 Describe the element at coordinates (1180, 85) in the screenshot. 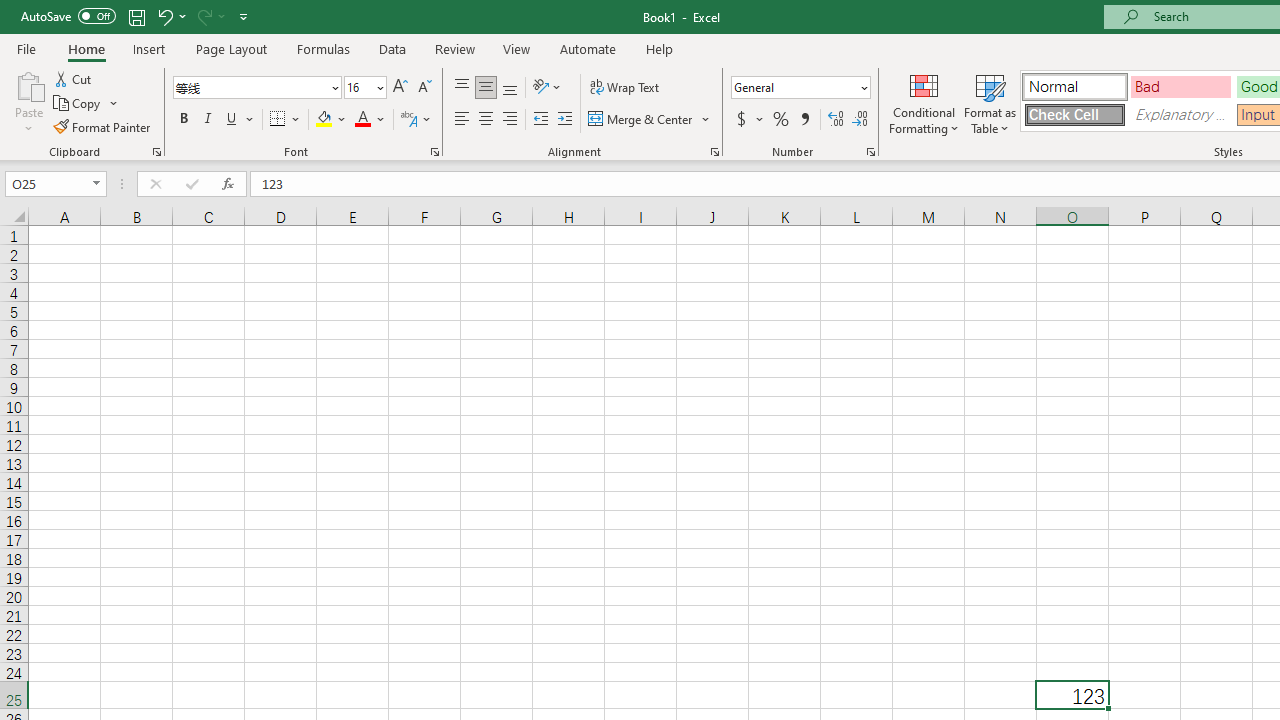

I see `'Bad'` at that location.